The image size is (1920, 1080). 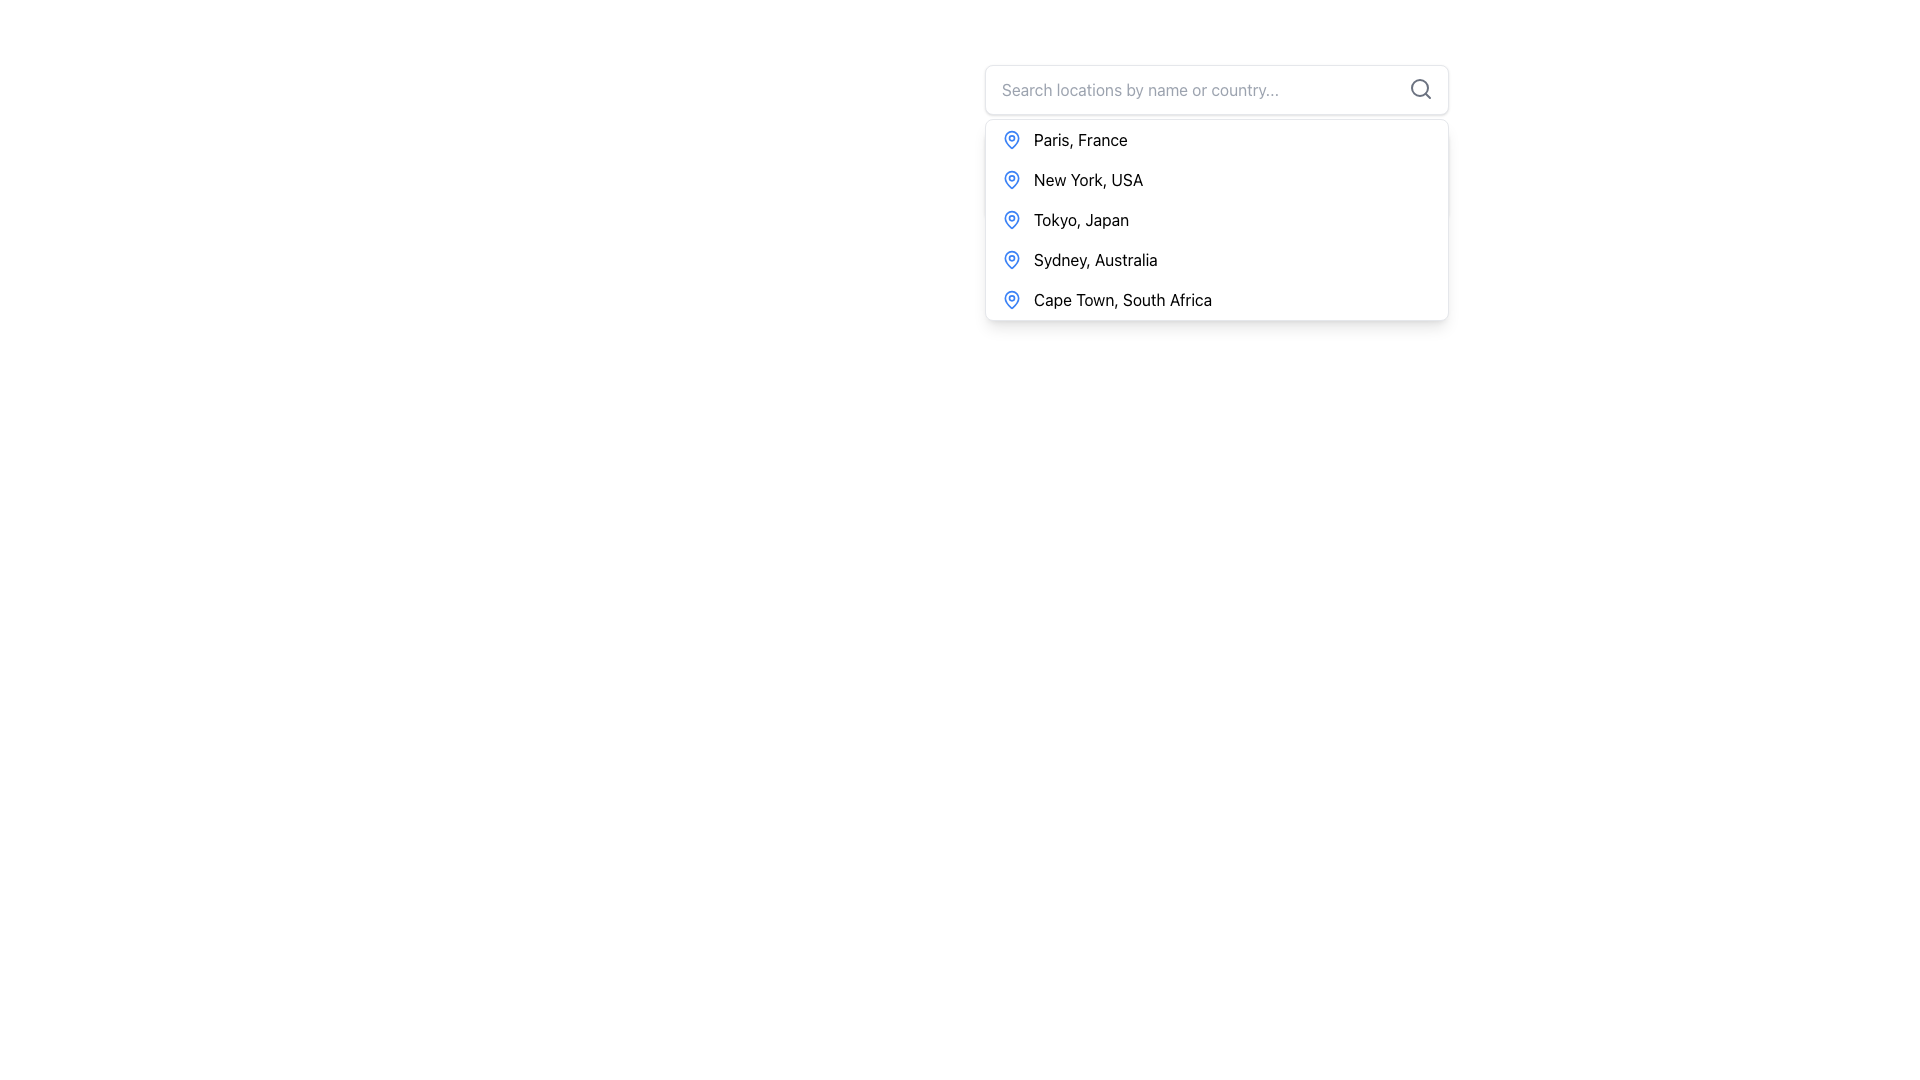 I want to click on the fifth list item in the dropdown menu that displays 'Cape Town, South Africa', so click(x=1216, y=300).